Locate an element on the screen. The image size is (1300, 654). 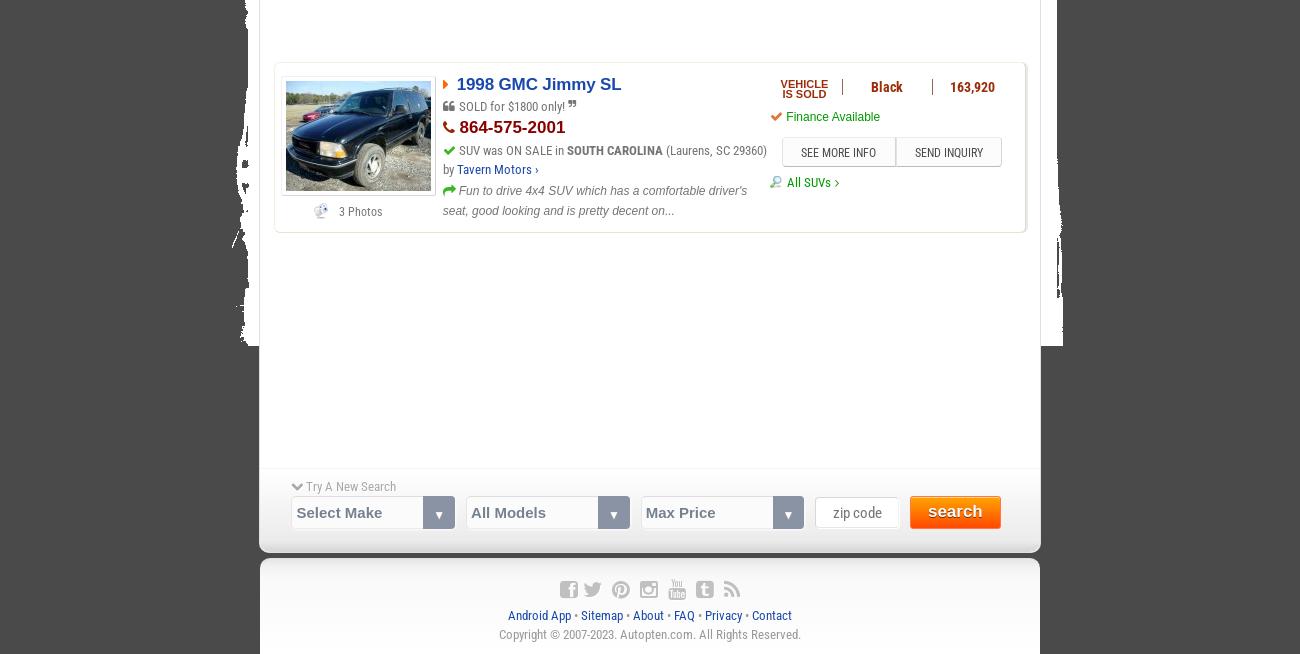
'SOLD for $1800 only!' is located at coordinates (511, 106).